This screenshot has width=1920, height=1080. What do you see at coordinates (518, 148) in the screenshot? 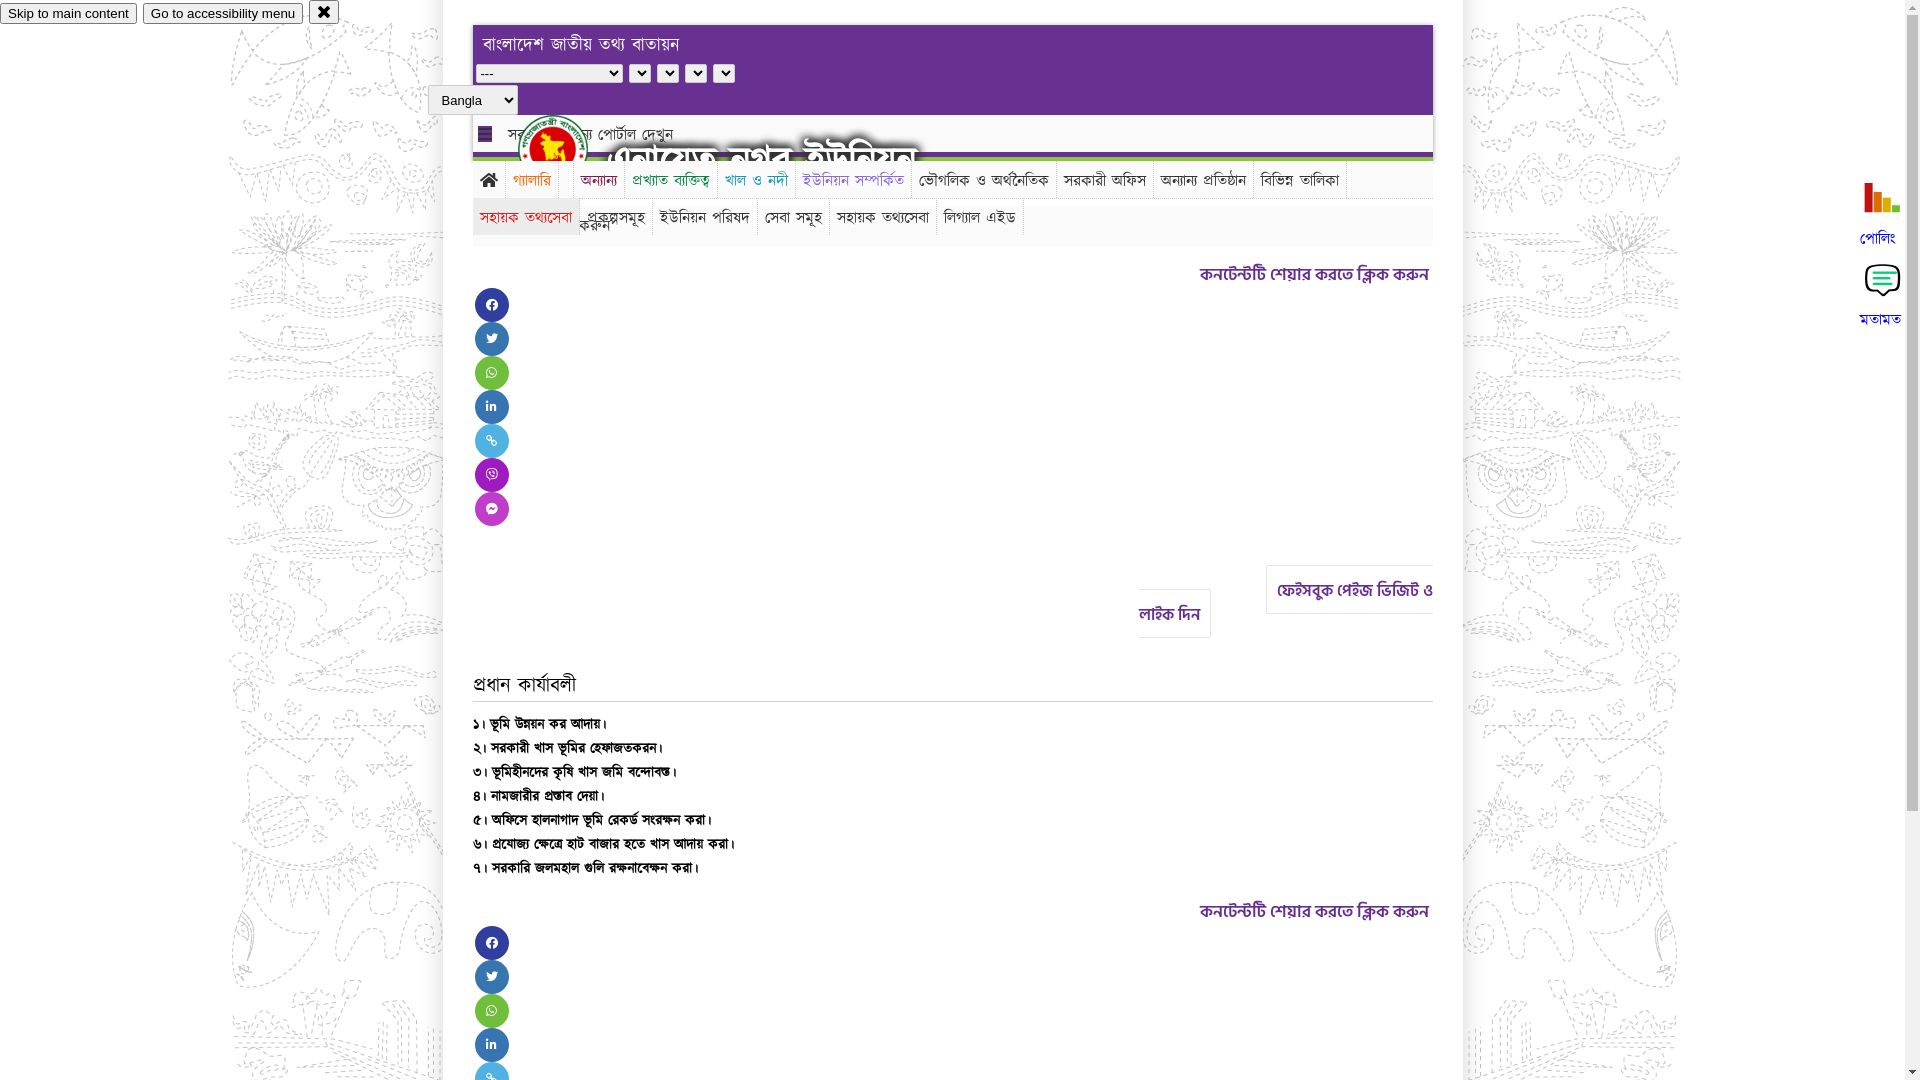
I see `'` at bounding box center [518, 148].